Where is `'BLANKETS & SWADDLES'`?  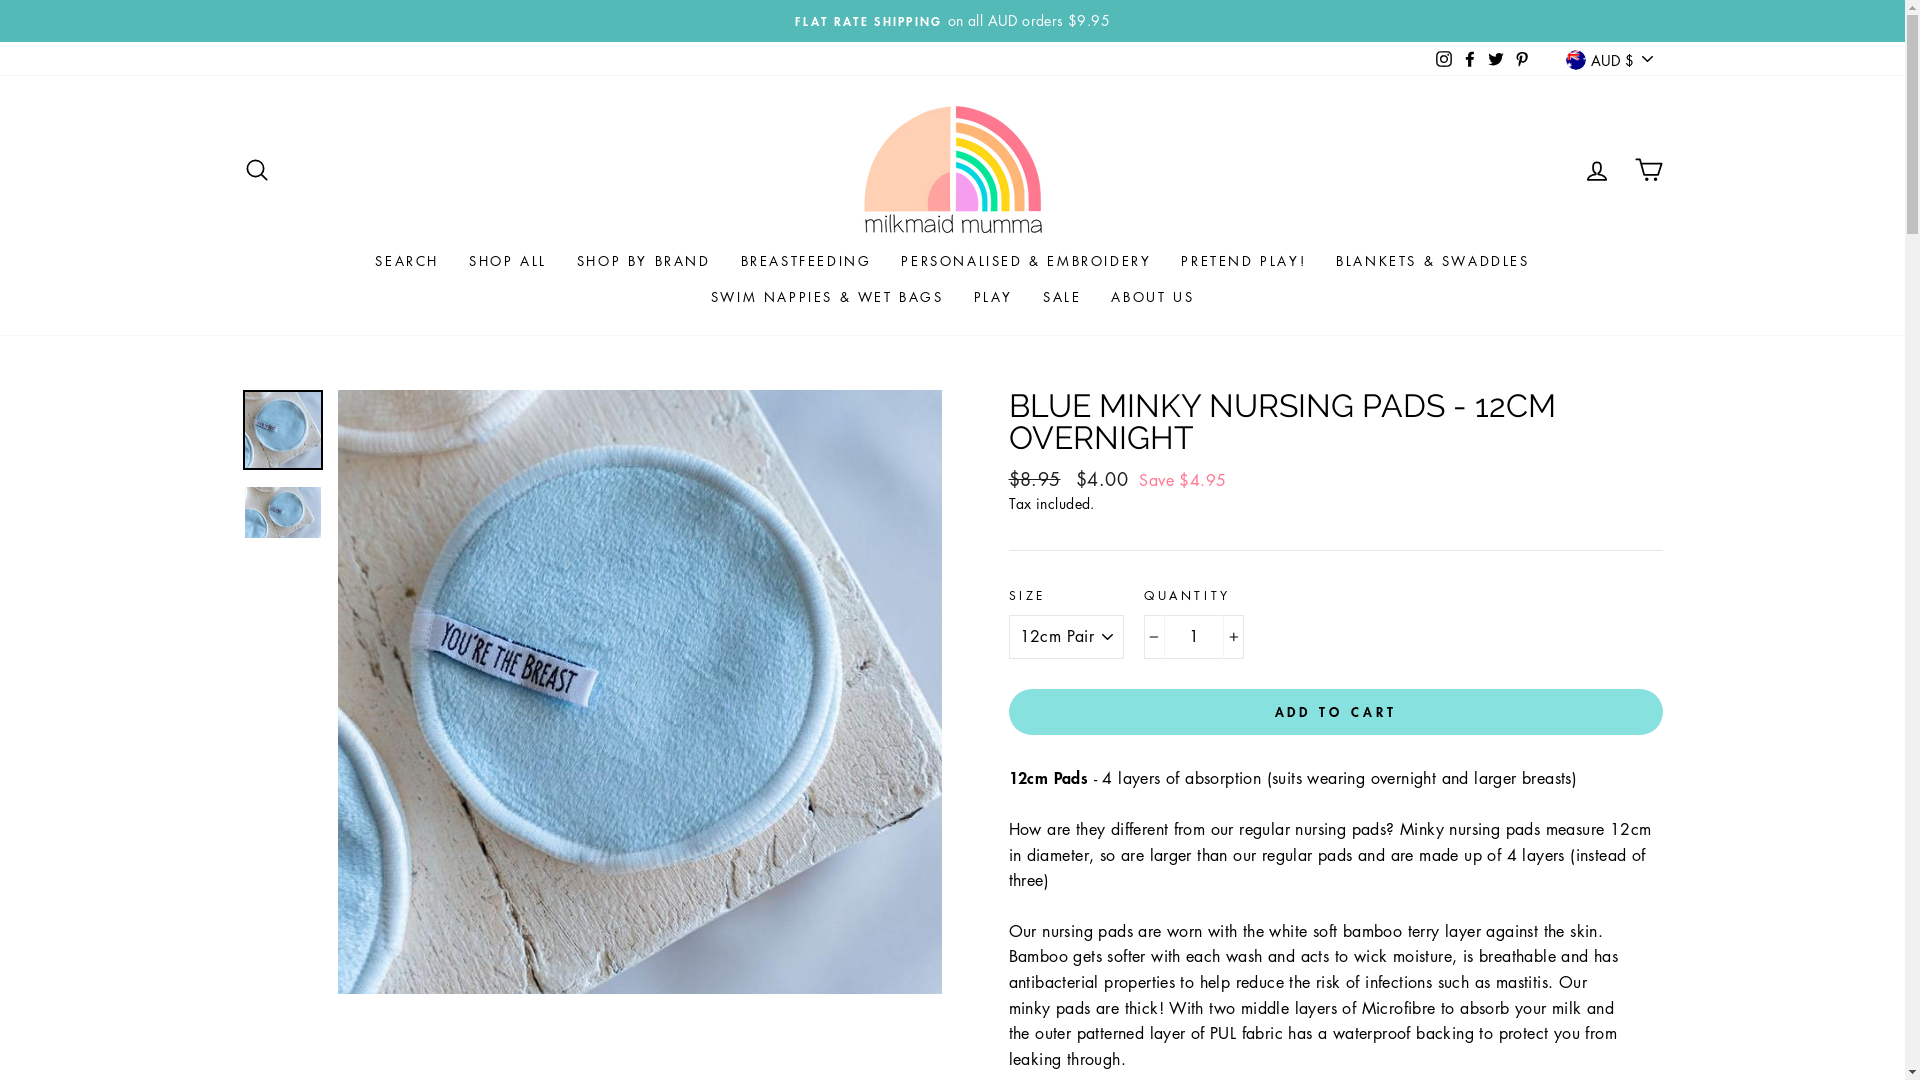
'BLANKETS & SWADDLES' is located at coordinates (1320, 260).